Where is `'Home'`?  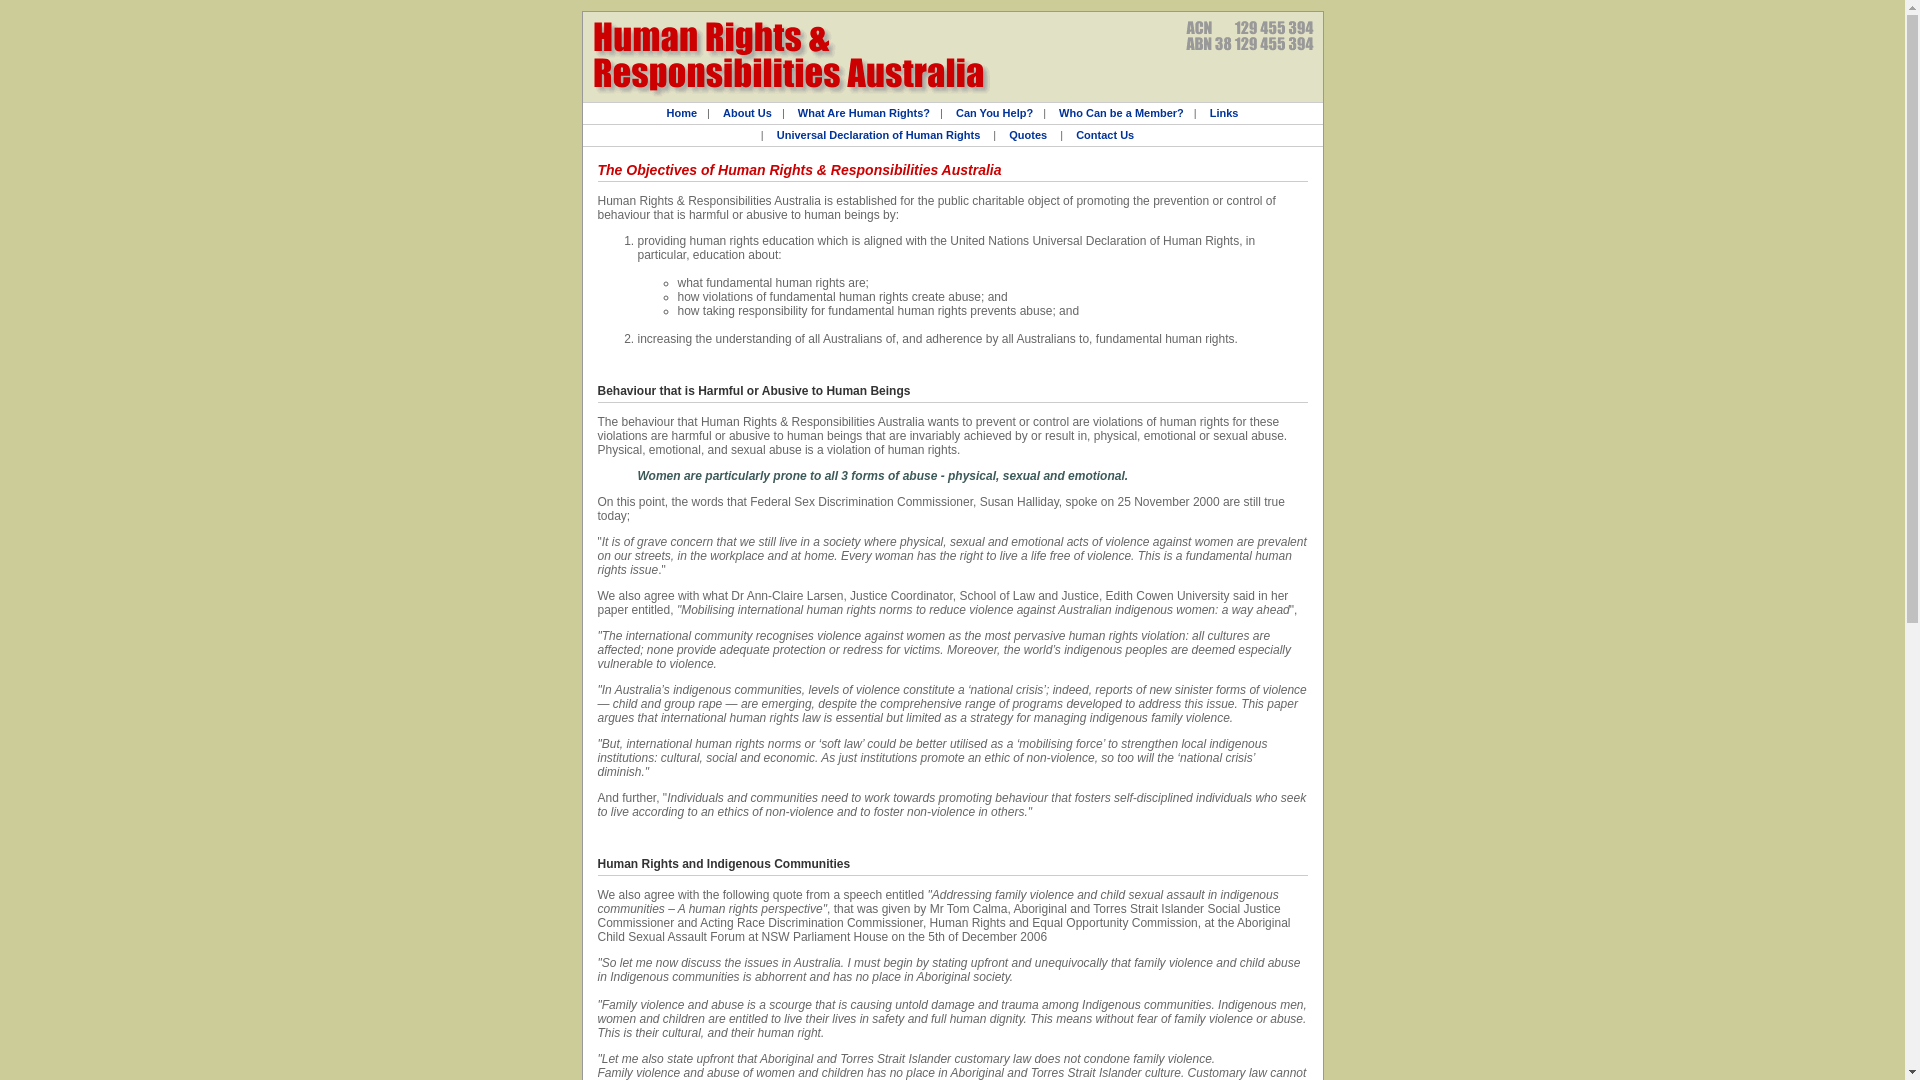 'Home' is located at coordinates (682, 112).